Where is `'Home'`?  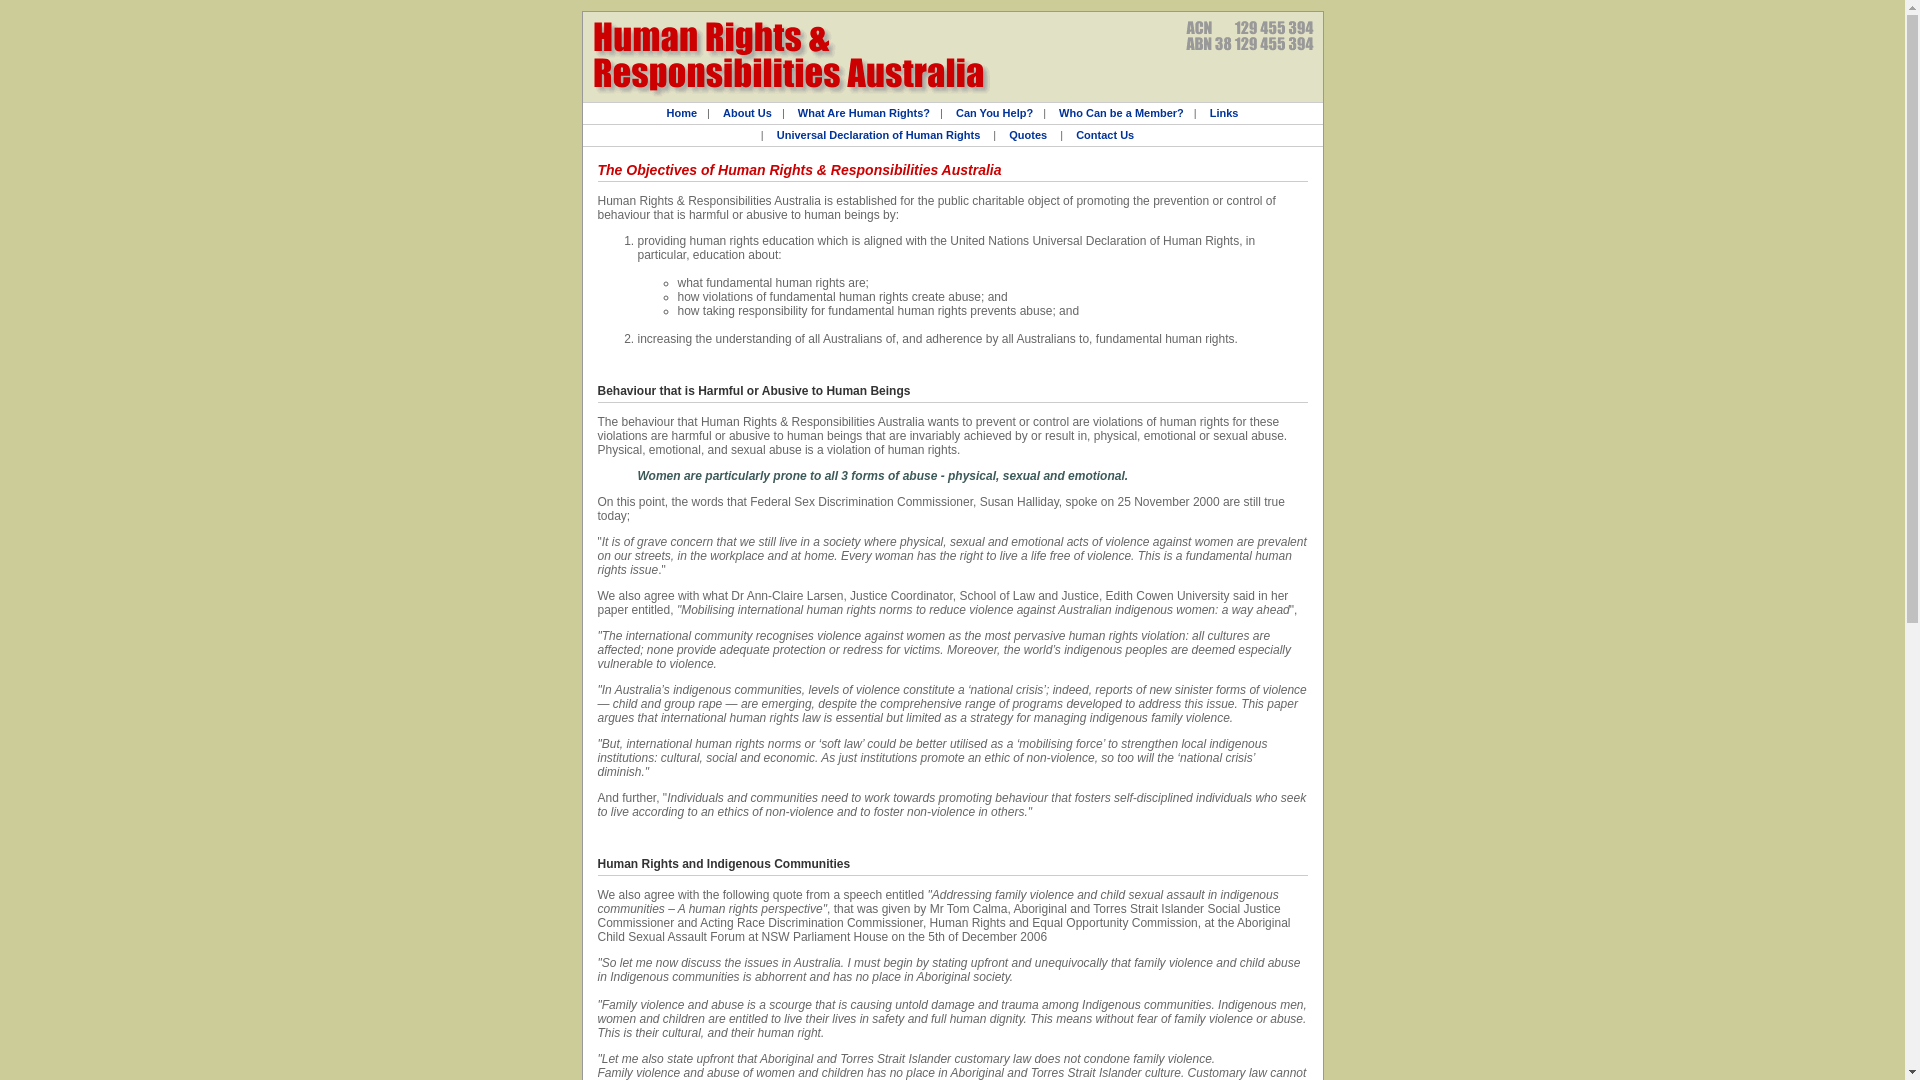 'Home' is located at coordinates (682, 112).